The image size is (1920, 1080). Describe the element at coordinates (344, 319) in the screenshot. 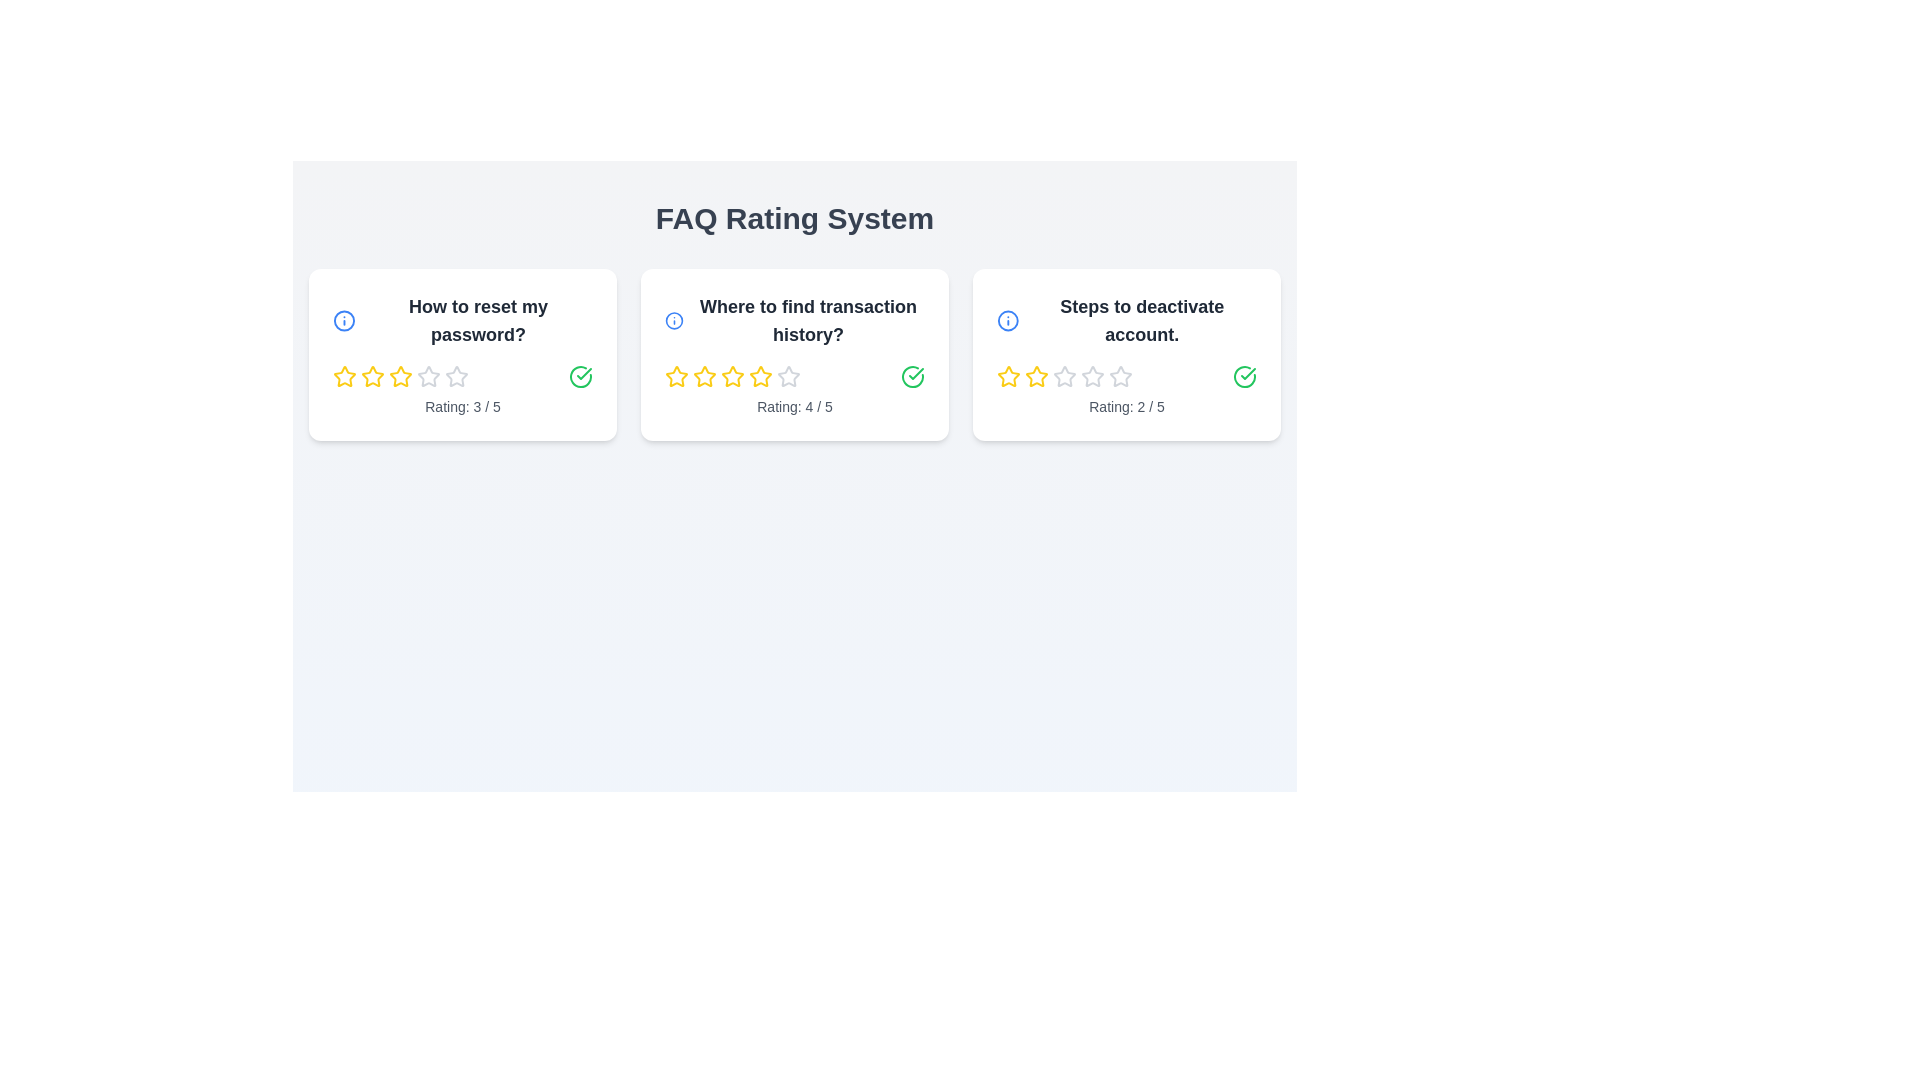

I see `the information icon of the FAQ card titled 'How to reset my password?'` at that location.